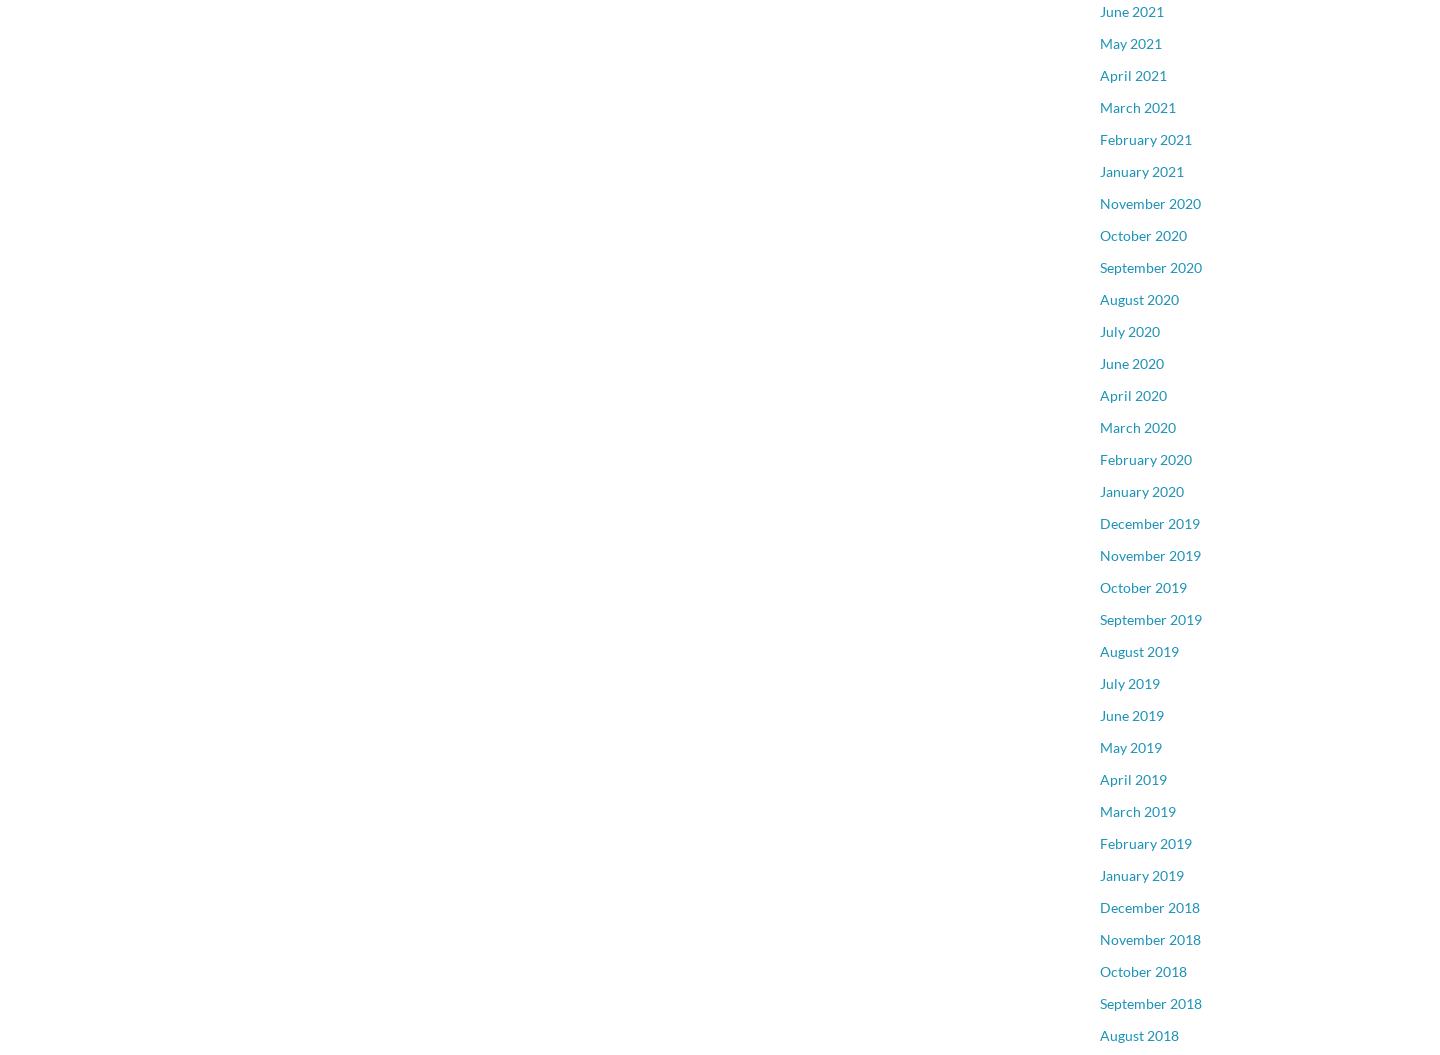 Image resolution: width=1440 pixels, height=1055 pixels. Describe the element at coordinates (1215, 549) in the screenshot. I see `'White Rock, South Surrey White Rock'` at that location.